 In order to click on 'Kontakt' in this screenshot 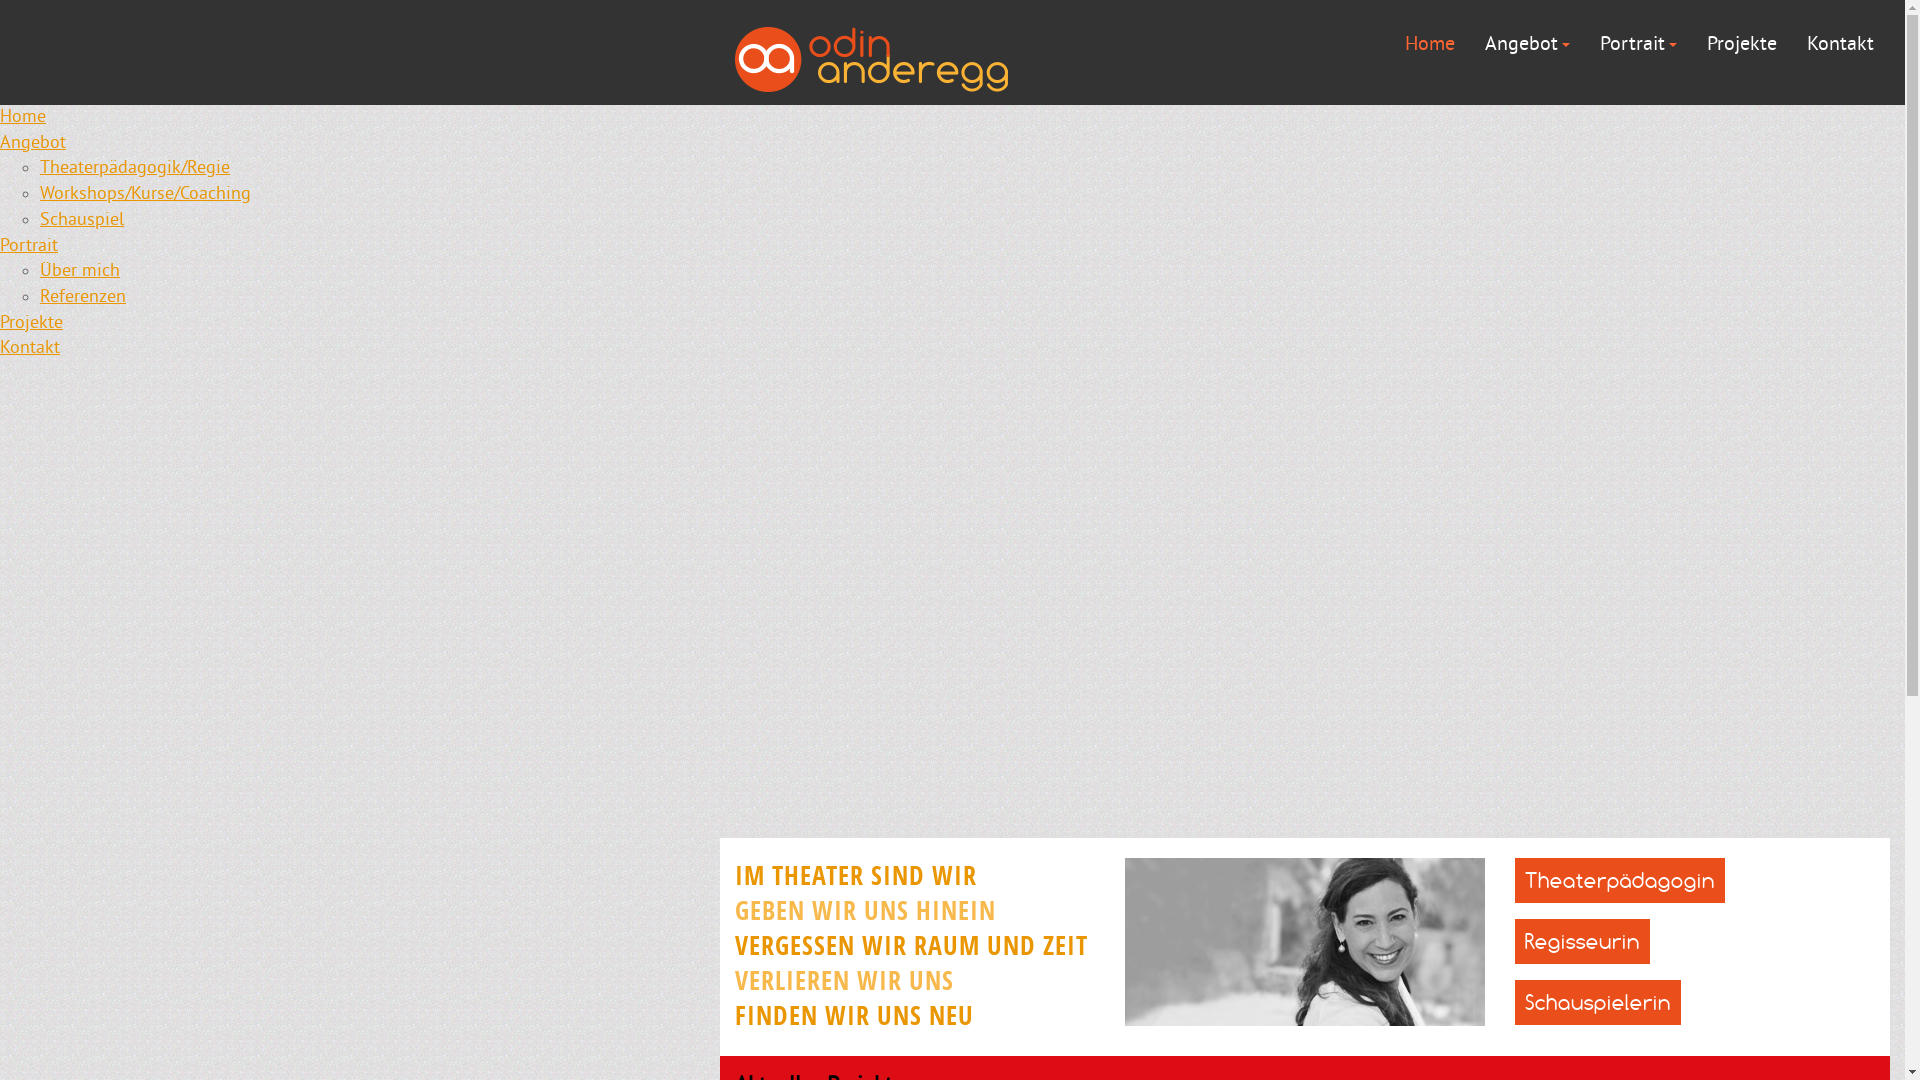, I will do `click(29, 347)`.